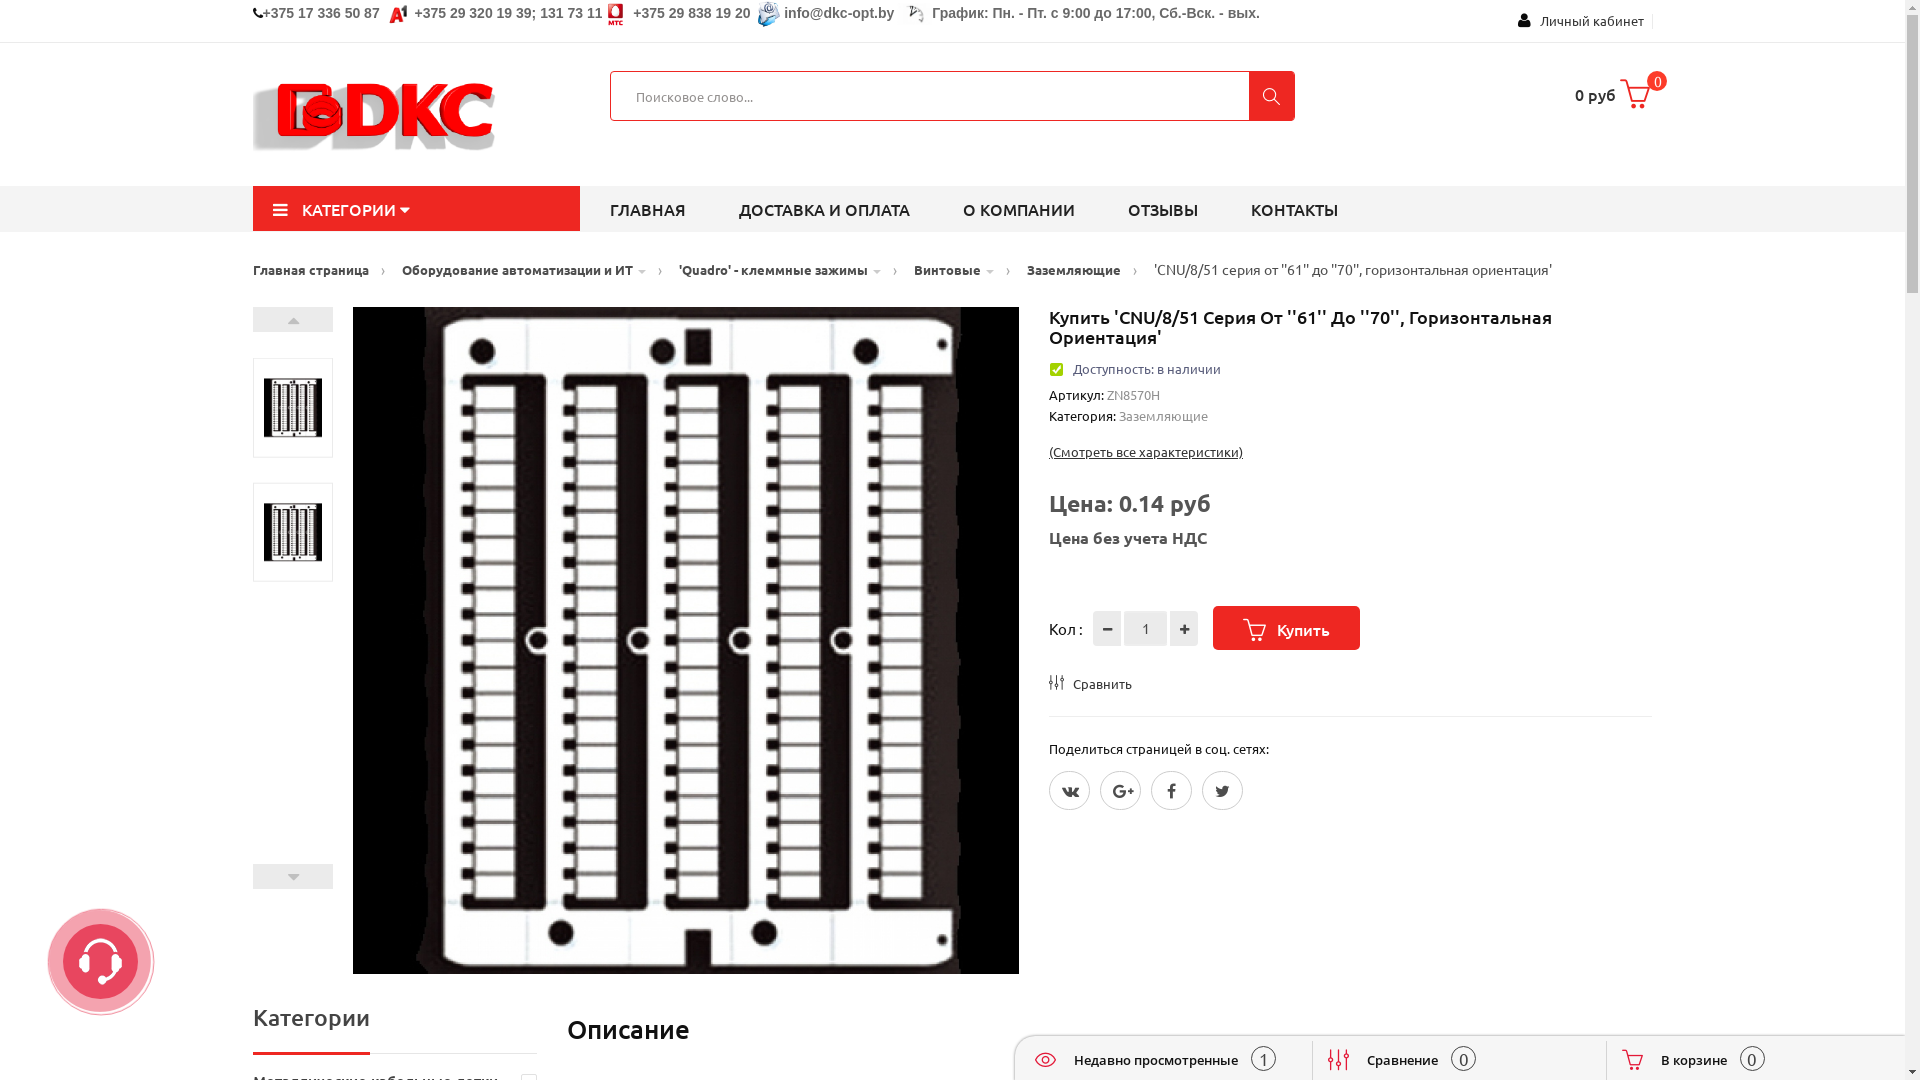 The height and width of the screenshot is (1080, 1920). Describe the element at coordinates (1221, 789) in the screenshot. I see `'Twitter'` at that location.